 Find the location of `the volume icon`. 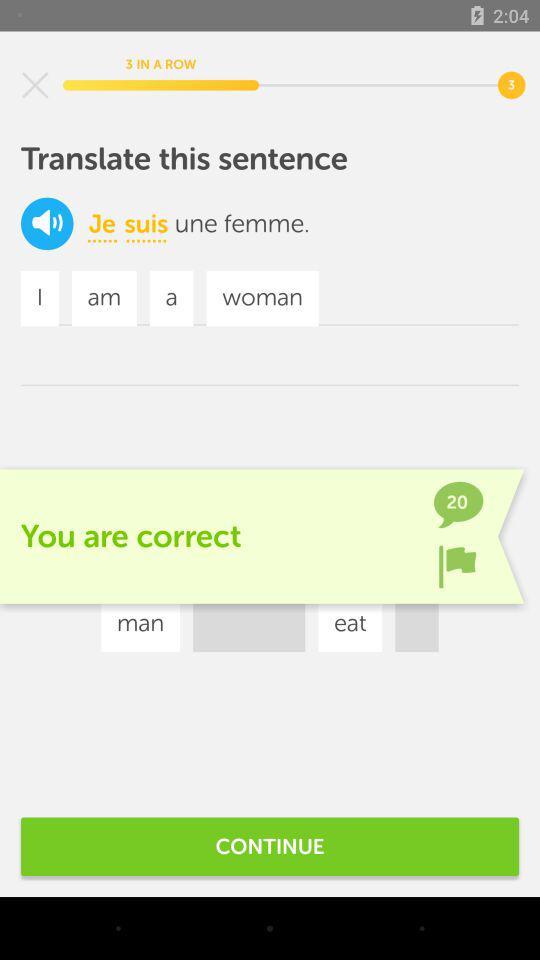

the volume icon is located at coordinates (47, 223).